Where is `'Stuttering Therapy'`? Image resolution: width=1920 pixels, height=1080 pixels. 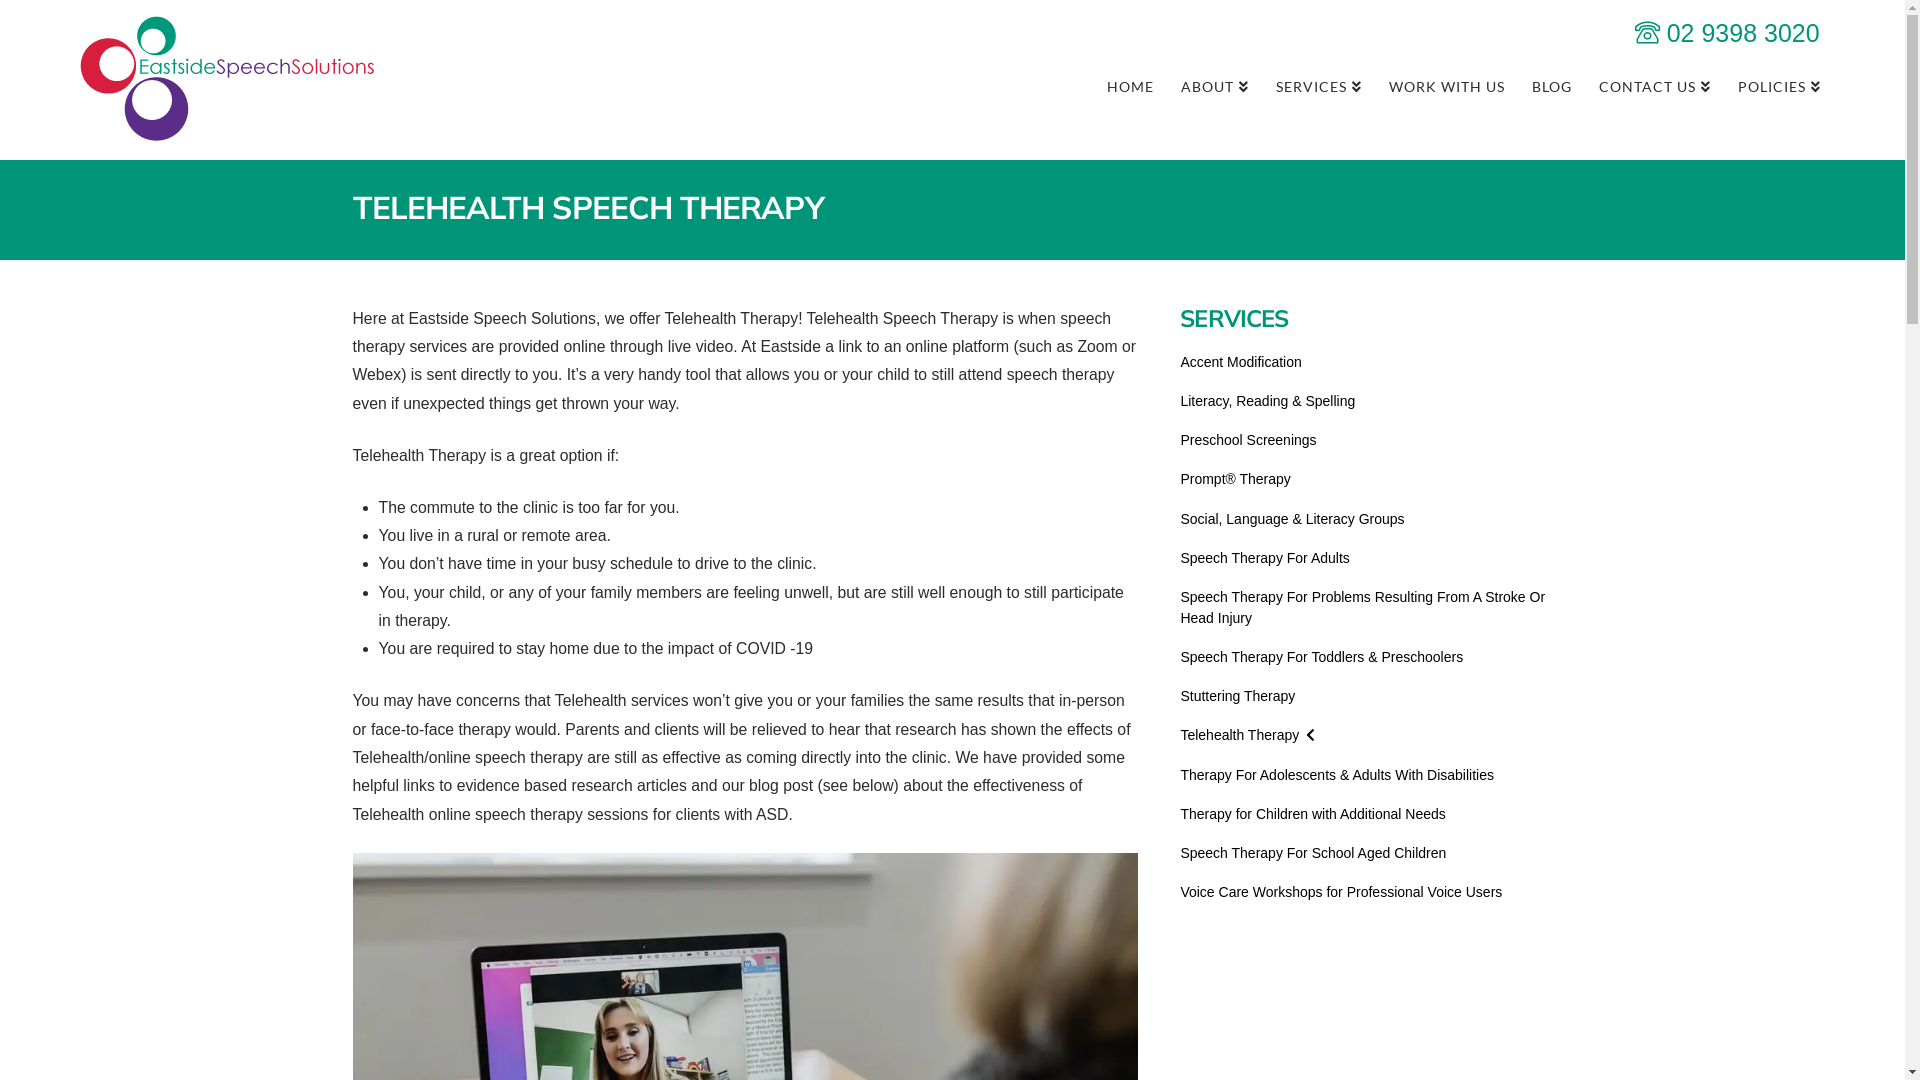 'Stuttering Therapy' is located at coordinates (1236, 695).